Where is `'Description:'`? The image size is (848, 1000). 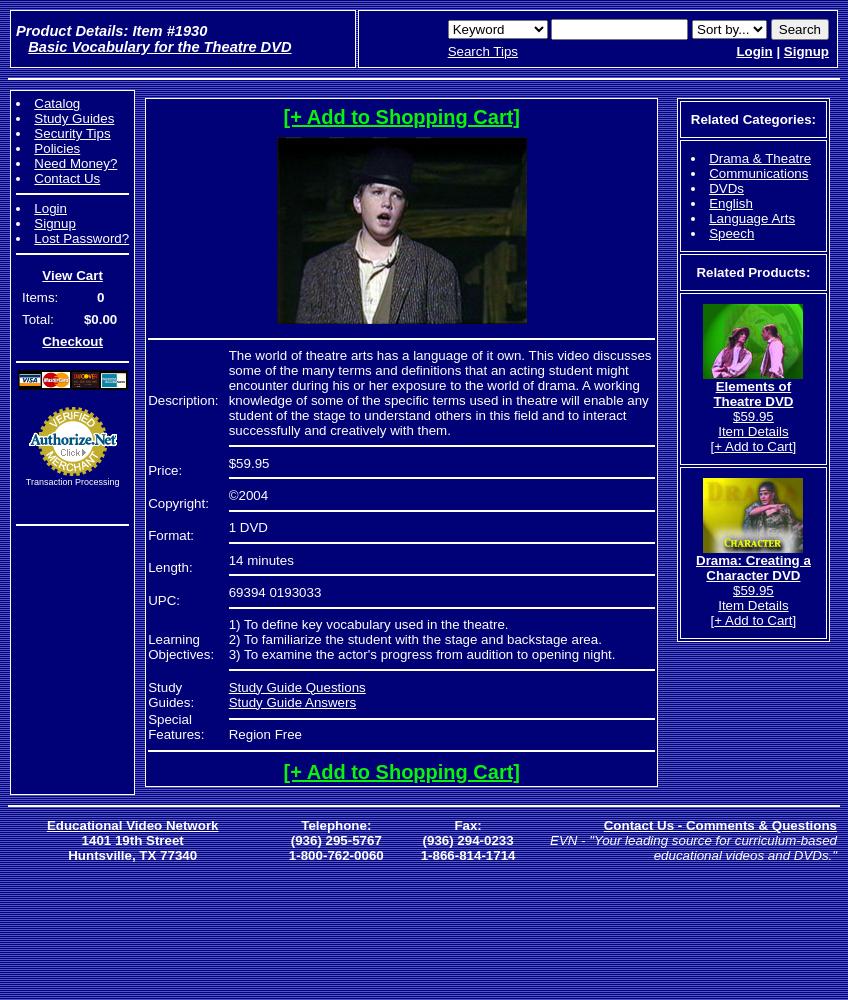
'Description:' is located at coordinates (182, 400).